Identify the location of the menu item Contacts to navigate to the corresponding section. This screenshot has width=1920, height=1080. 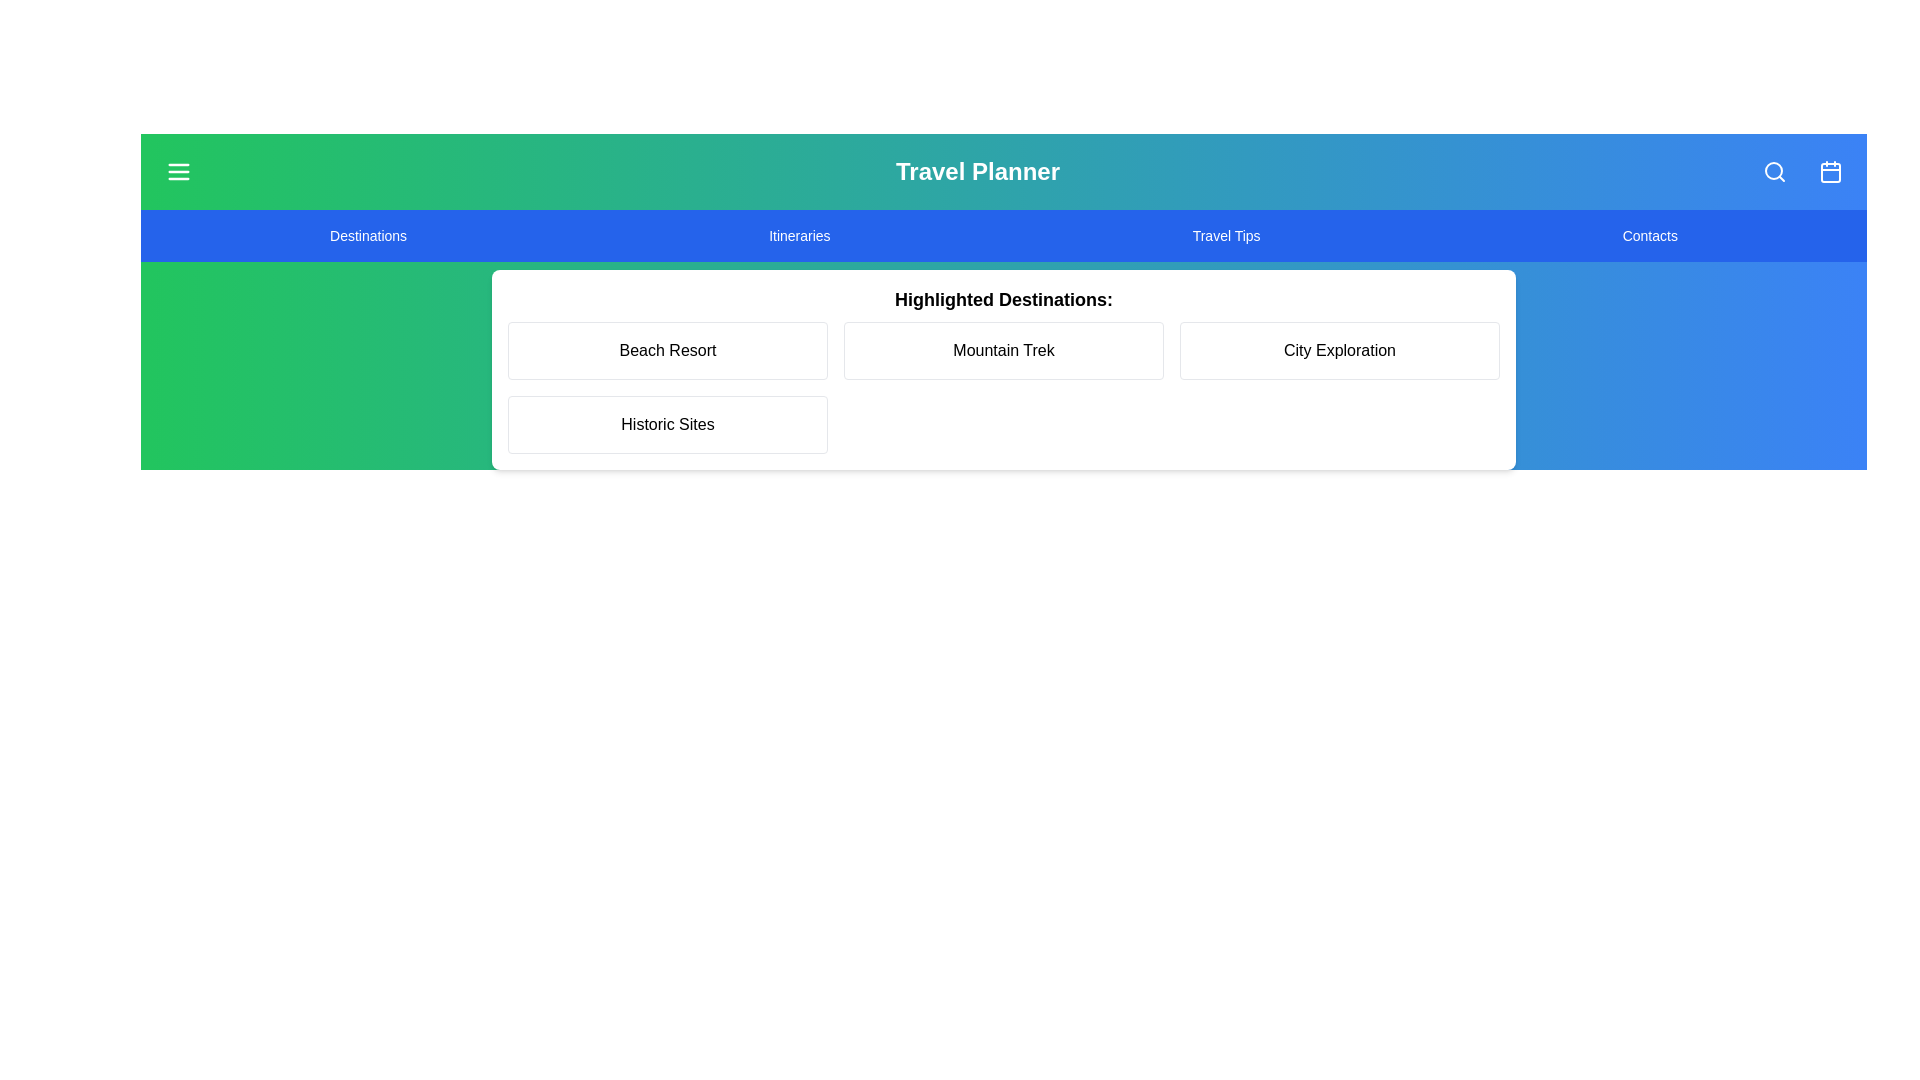
(1650, 234).